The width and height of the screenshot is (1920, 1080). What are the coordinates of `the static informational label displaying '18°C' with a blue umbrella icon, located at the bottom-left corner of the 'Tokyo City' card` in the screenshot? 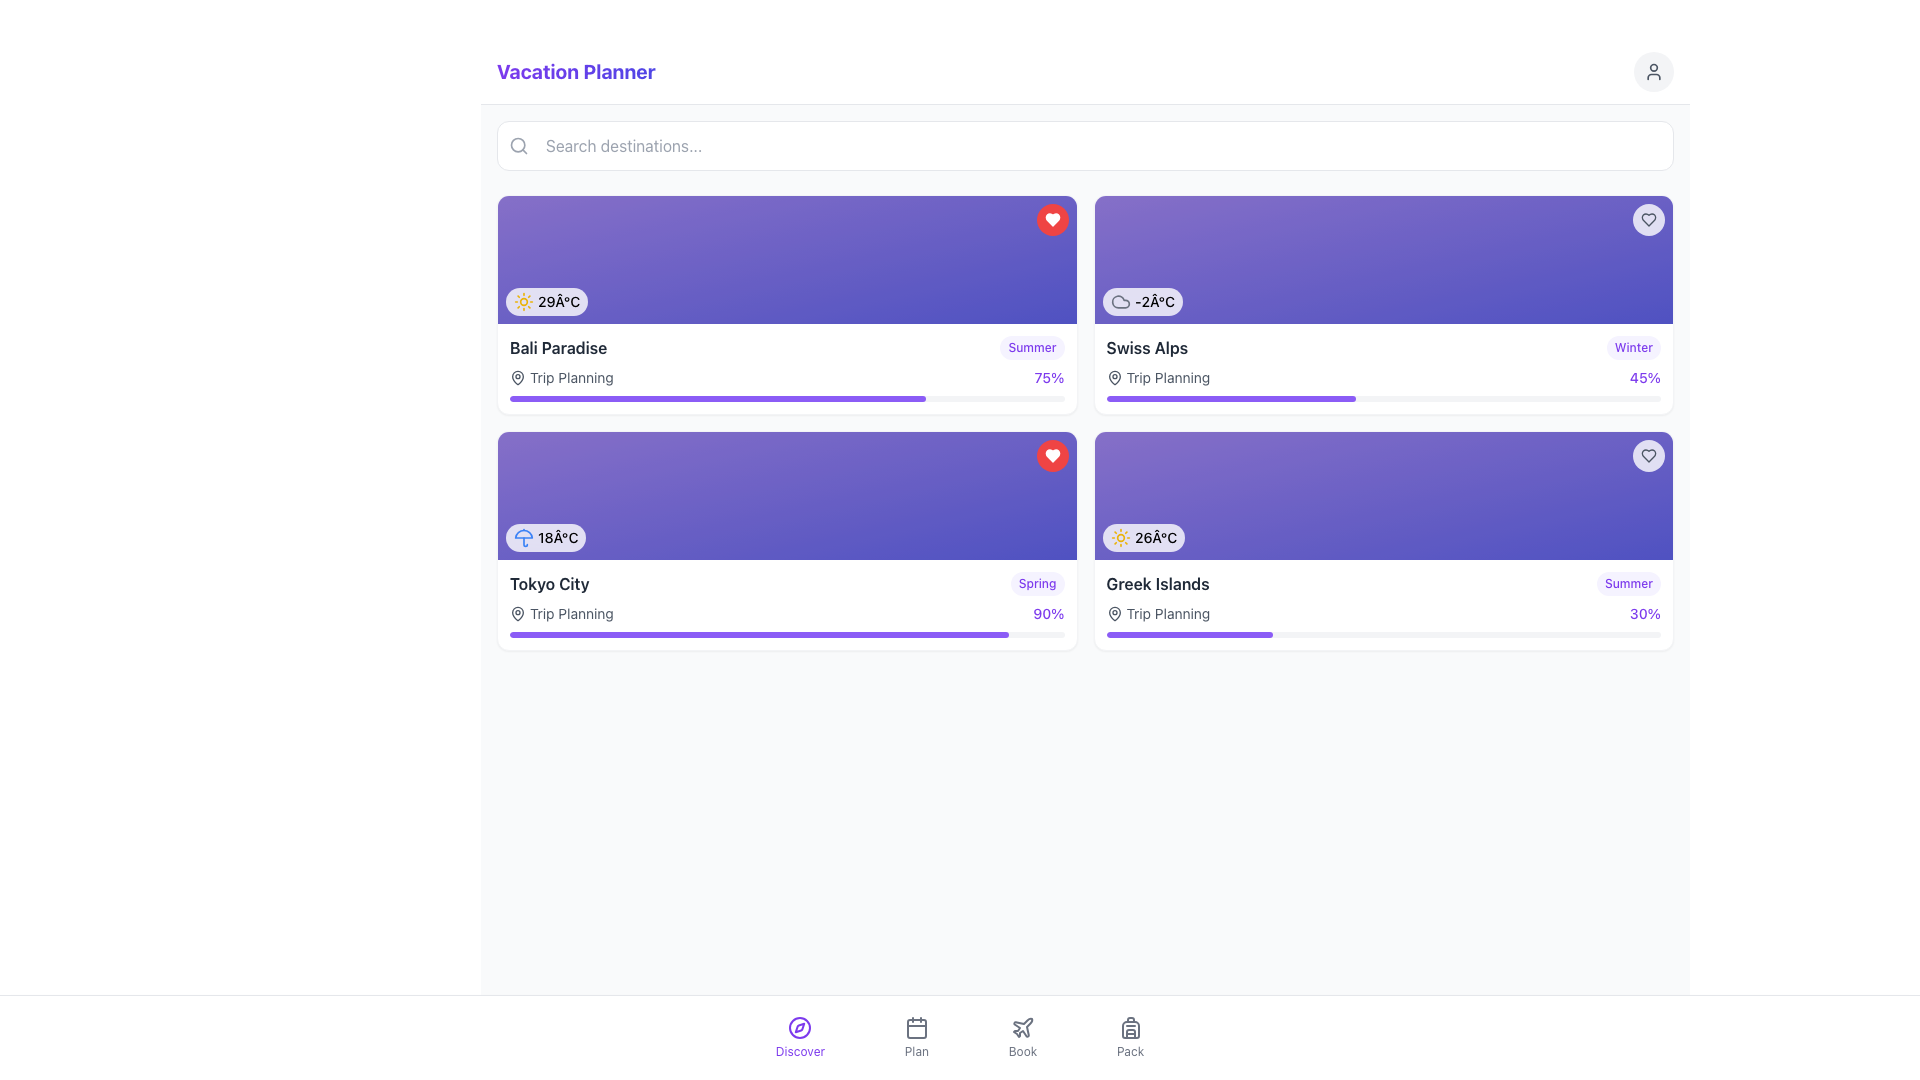 It's located at (546, 536).